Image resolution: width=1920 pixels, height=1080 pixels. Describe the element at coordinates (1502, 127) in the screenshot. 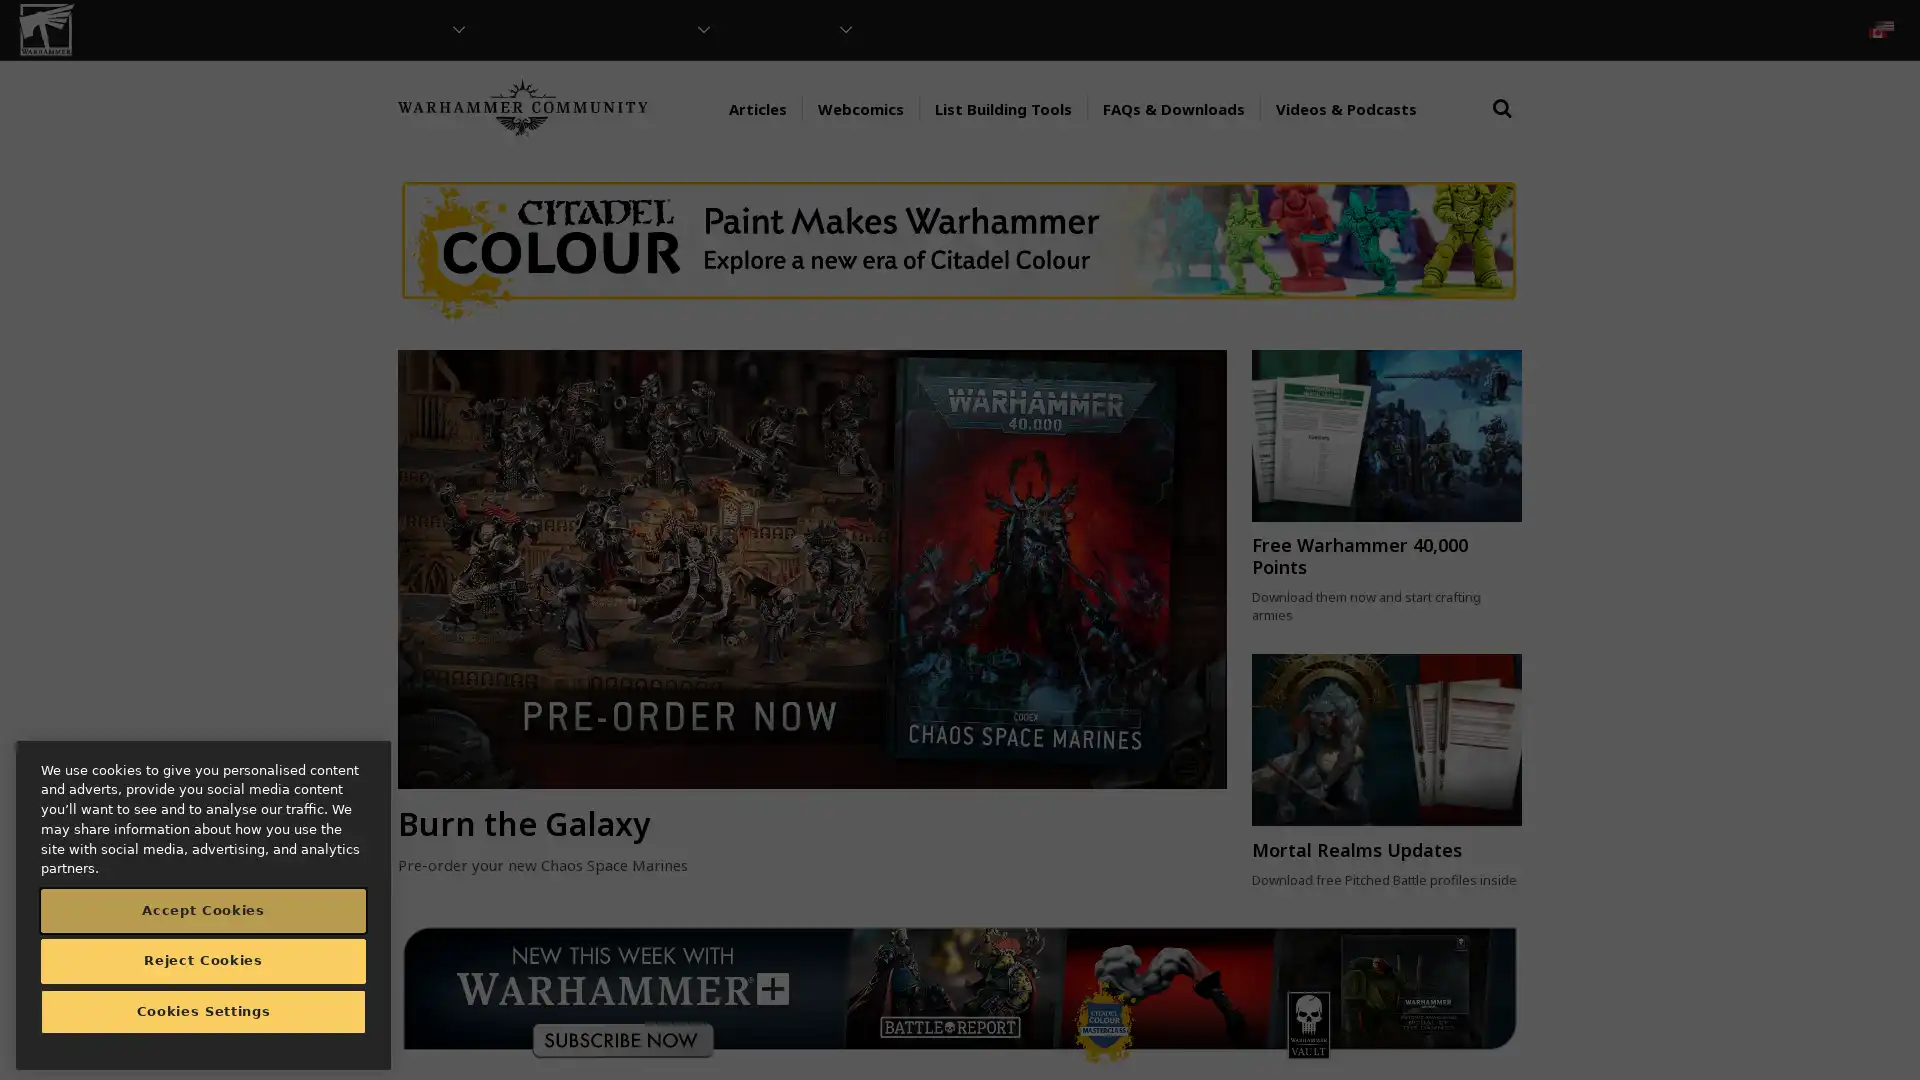

I see `Search` at that location.